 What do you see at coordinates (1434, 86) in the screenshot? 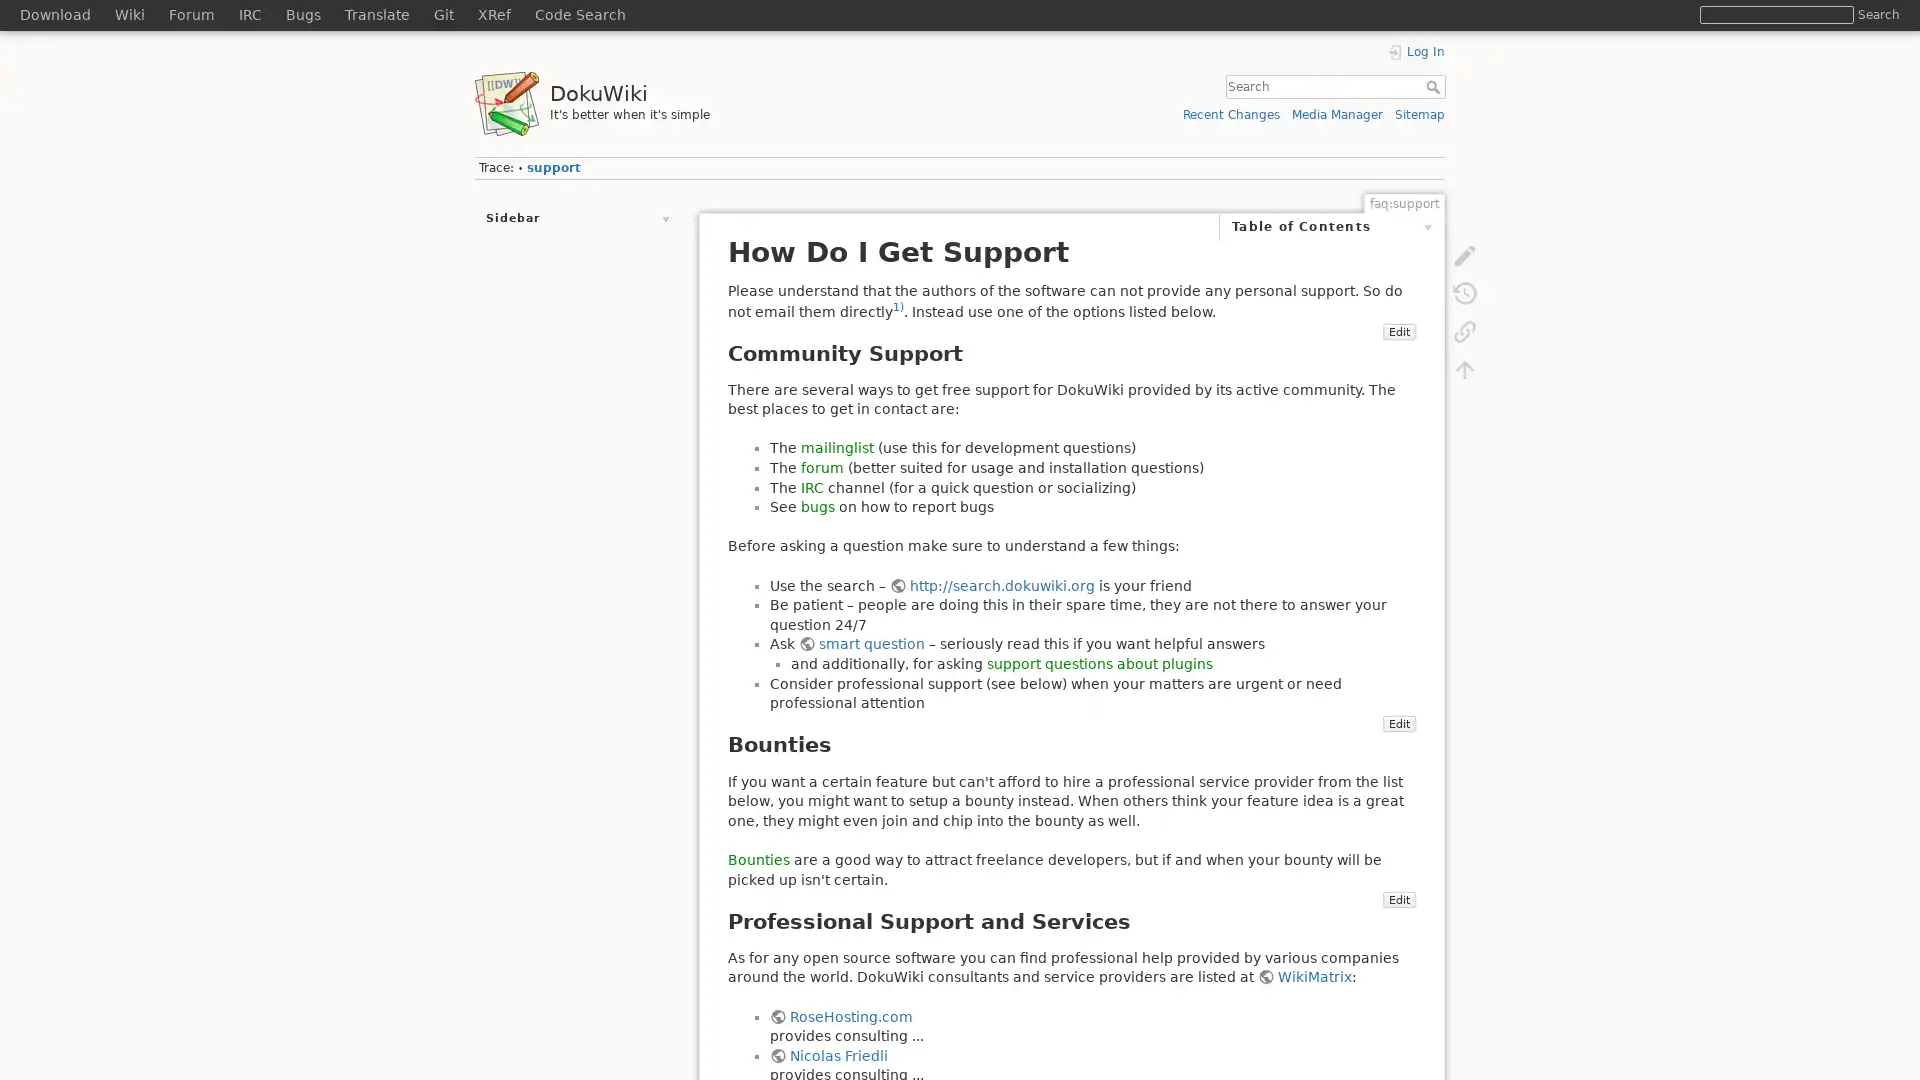
I see `Search` at bounding box center [1434, 86].